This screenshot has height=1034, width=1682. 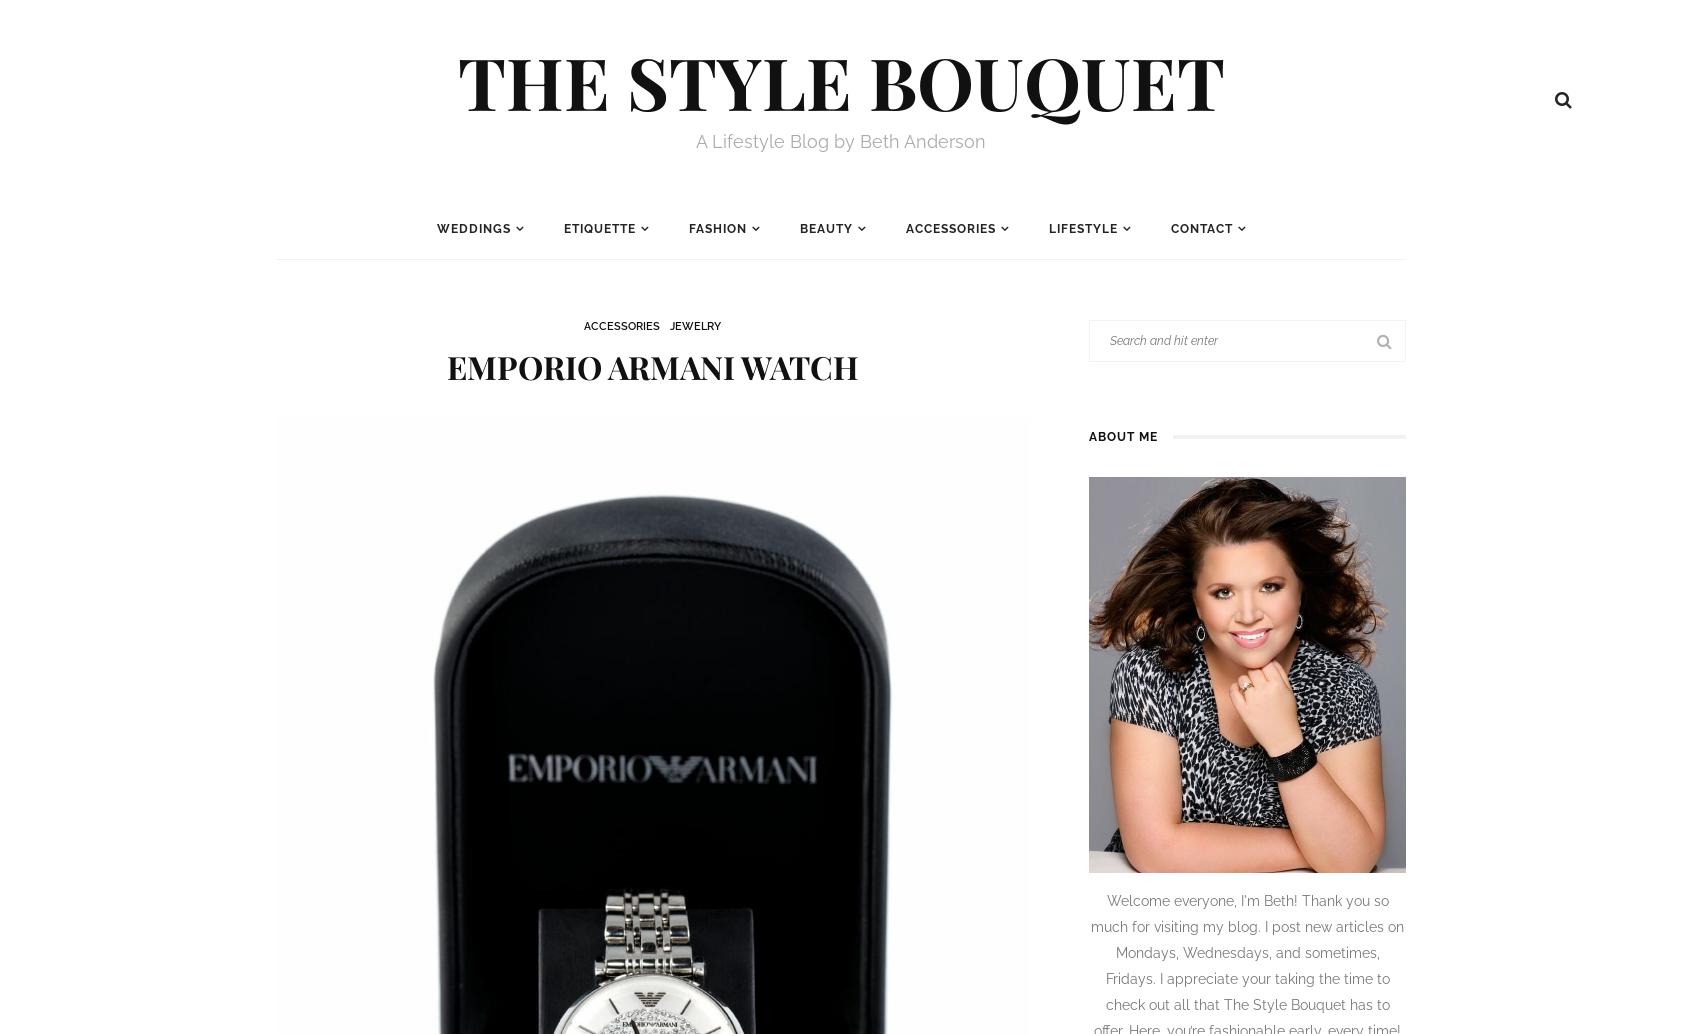 What do you see at coordinates (572, 323) in the screenshot?
I see `'Dining'` at bounding box center [572, 323].